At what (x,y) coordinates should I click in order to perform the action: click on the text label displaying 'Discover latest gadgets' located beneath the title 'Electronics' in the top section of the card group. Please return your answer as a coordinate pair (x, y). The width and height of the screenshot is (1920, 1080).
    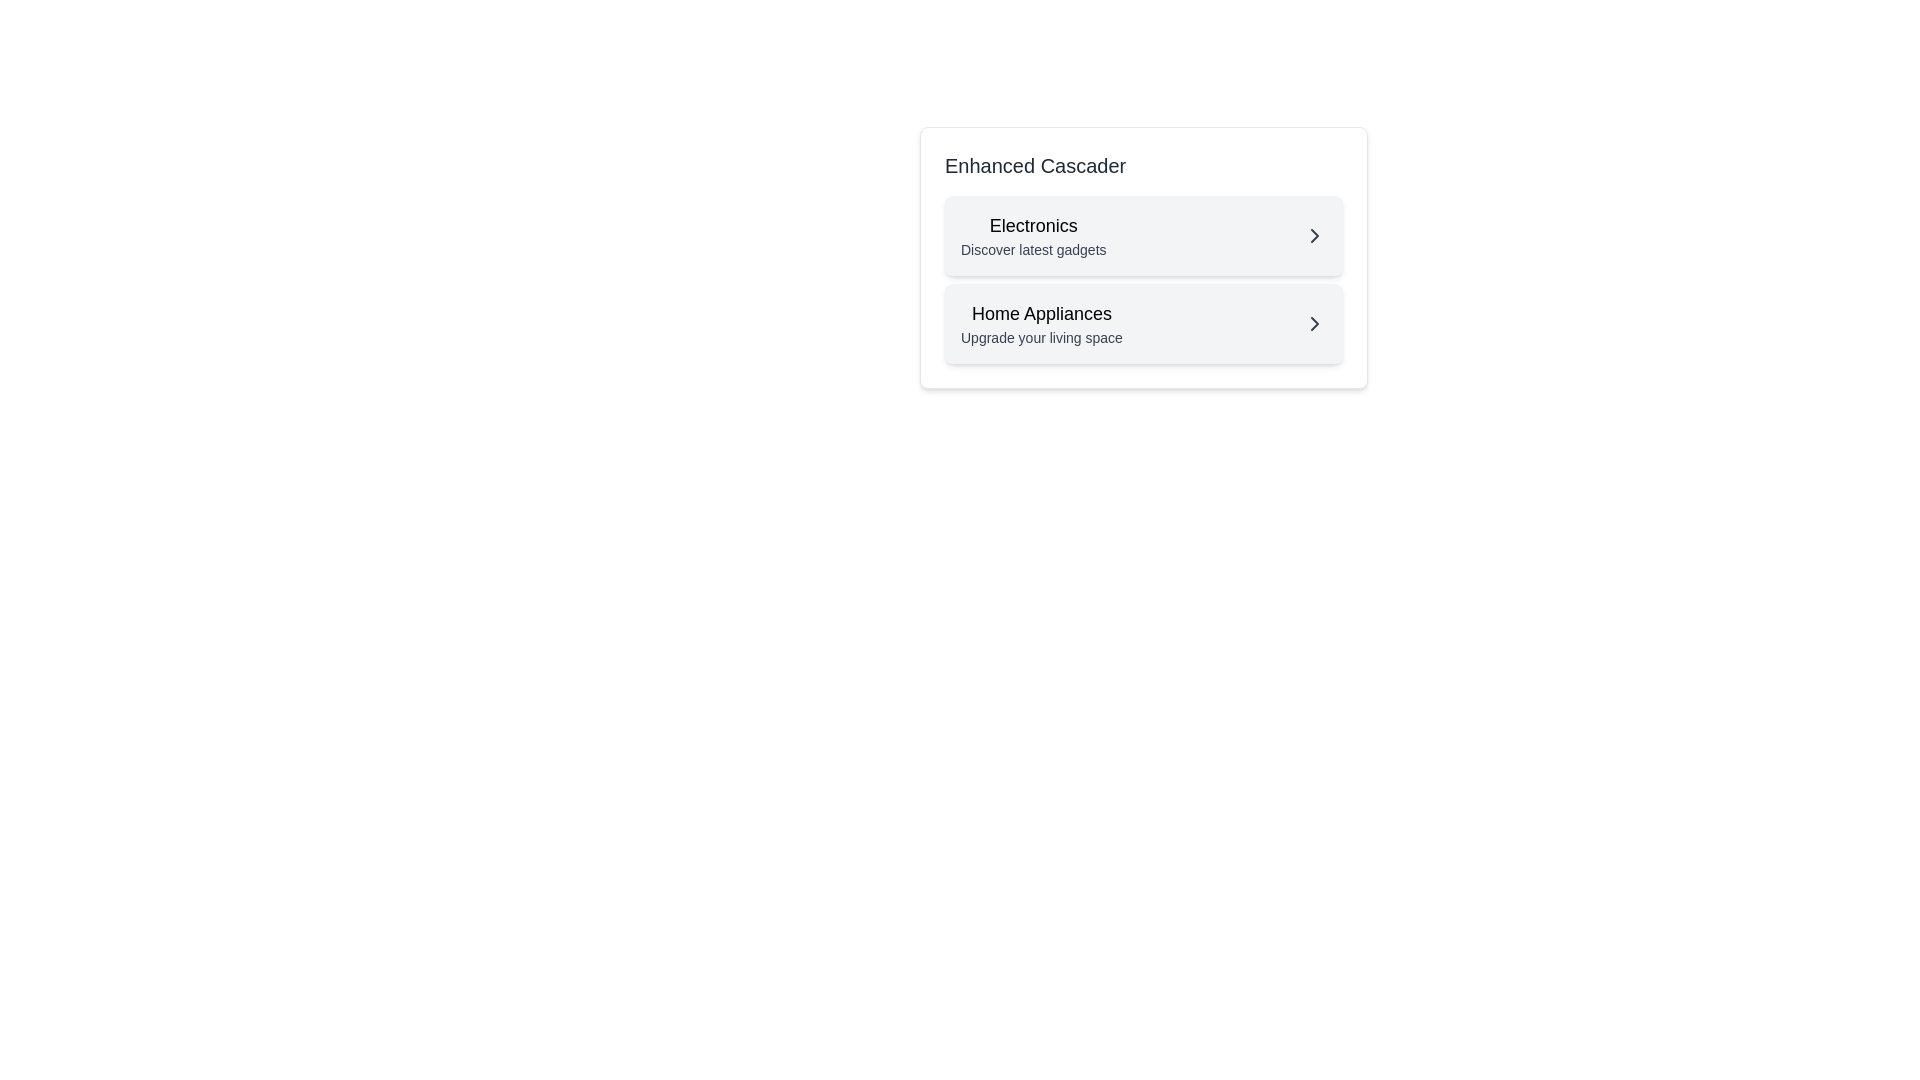
    Looking at the image, I should click on (1033, 249).